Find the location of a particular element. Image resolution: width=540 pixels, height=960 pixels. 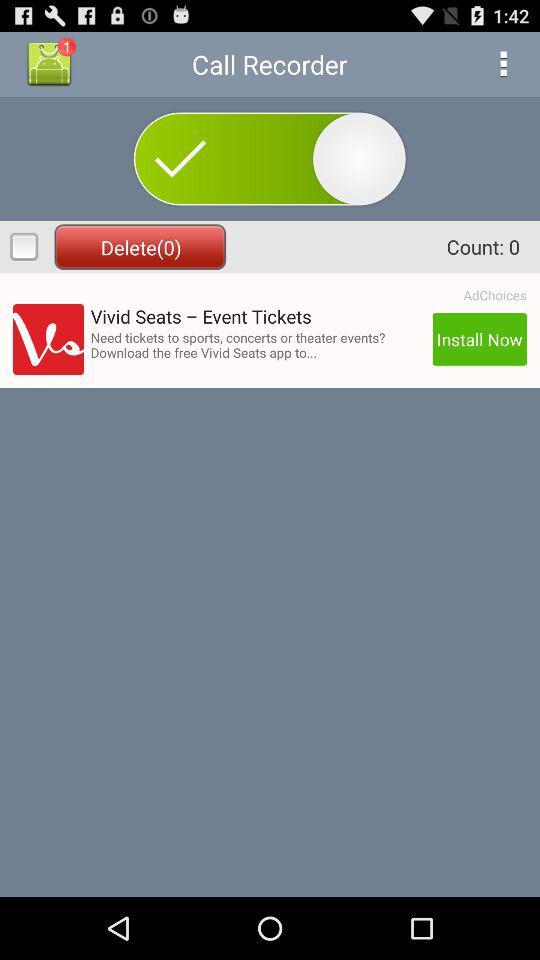

the item to the left of delete(0) icon is located at coordinates (23, 245).